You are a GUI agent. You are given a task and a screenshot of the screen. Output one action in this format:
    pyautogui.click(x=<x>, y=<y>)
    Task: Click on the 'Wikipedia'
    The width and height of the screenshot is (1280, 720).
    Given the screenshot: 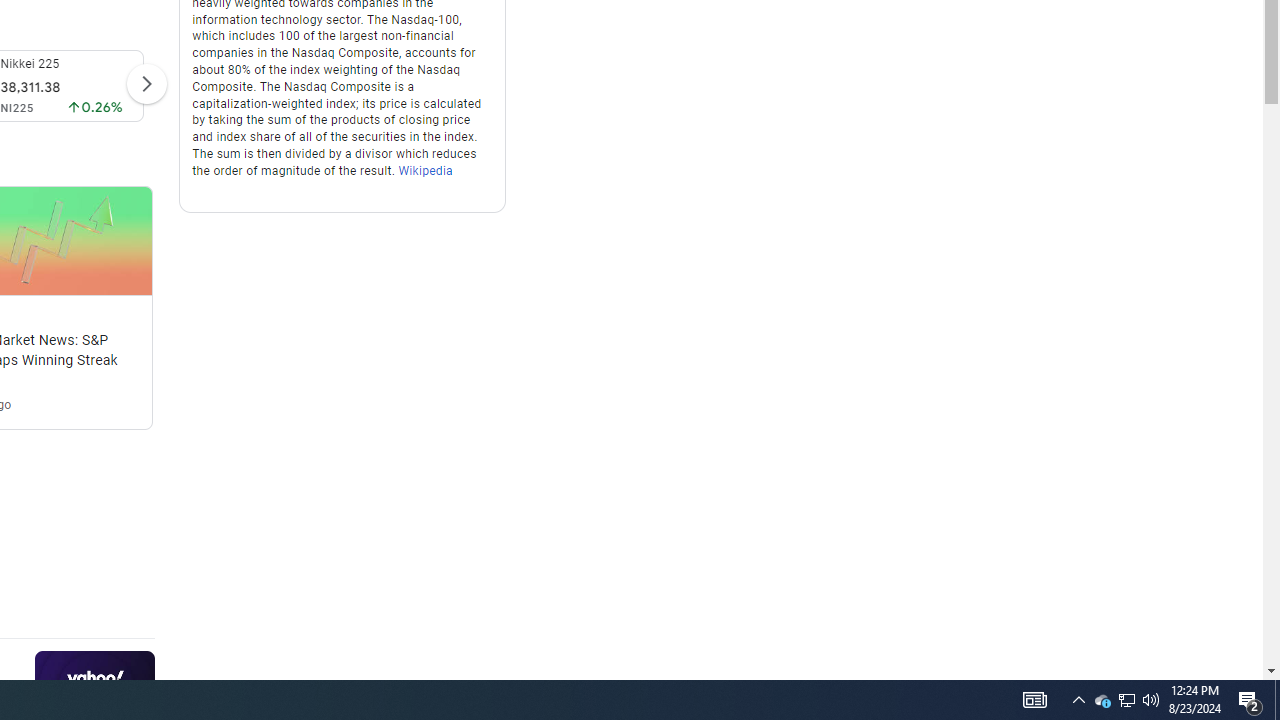 What is the action you would take?
    pyautogui.click(x=424, y=169)
    